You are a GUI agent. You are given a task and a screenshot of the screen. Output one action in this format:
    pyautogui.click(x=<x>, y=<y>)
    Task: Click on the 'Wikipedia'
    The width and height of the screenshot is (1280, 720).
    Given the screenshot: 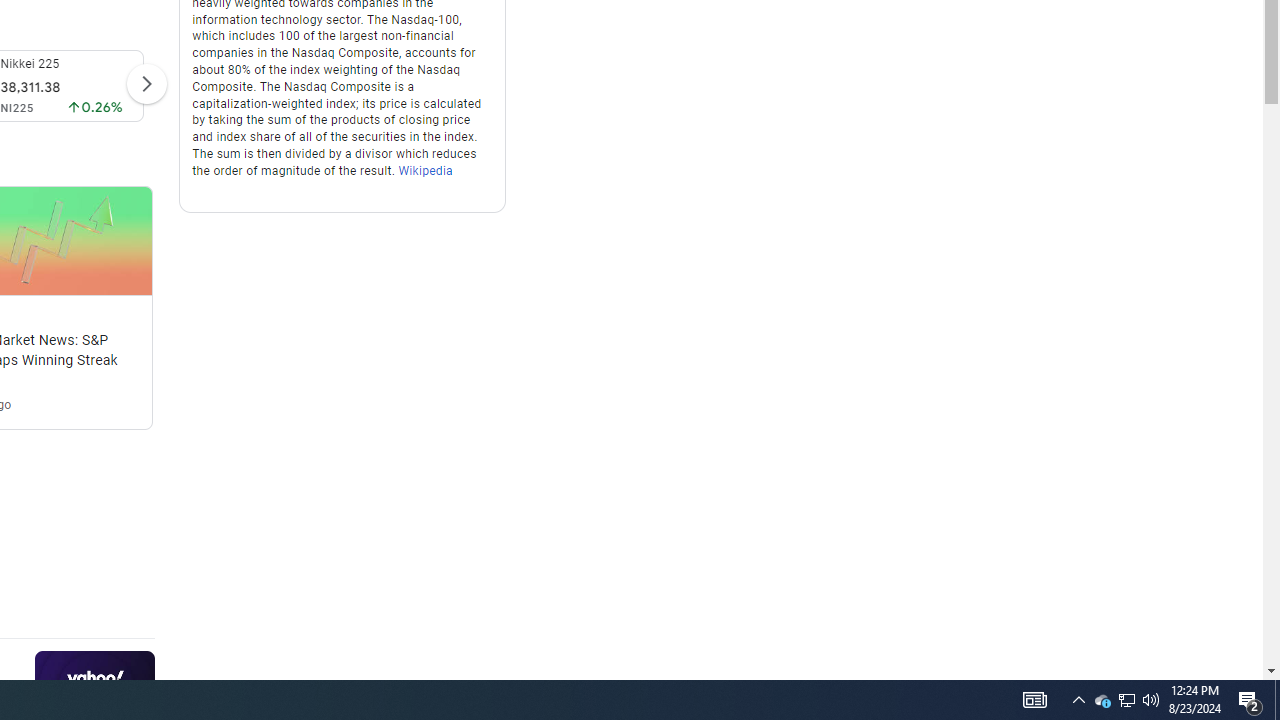 What is the action you would take?
    pyautogui.click(x=424, y=169)
    